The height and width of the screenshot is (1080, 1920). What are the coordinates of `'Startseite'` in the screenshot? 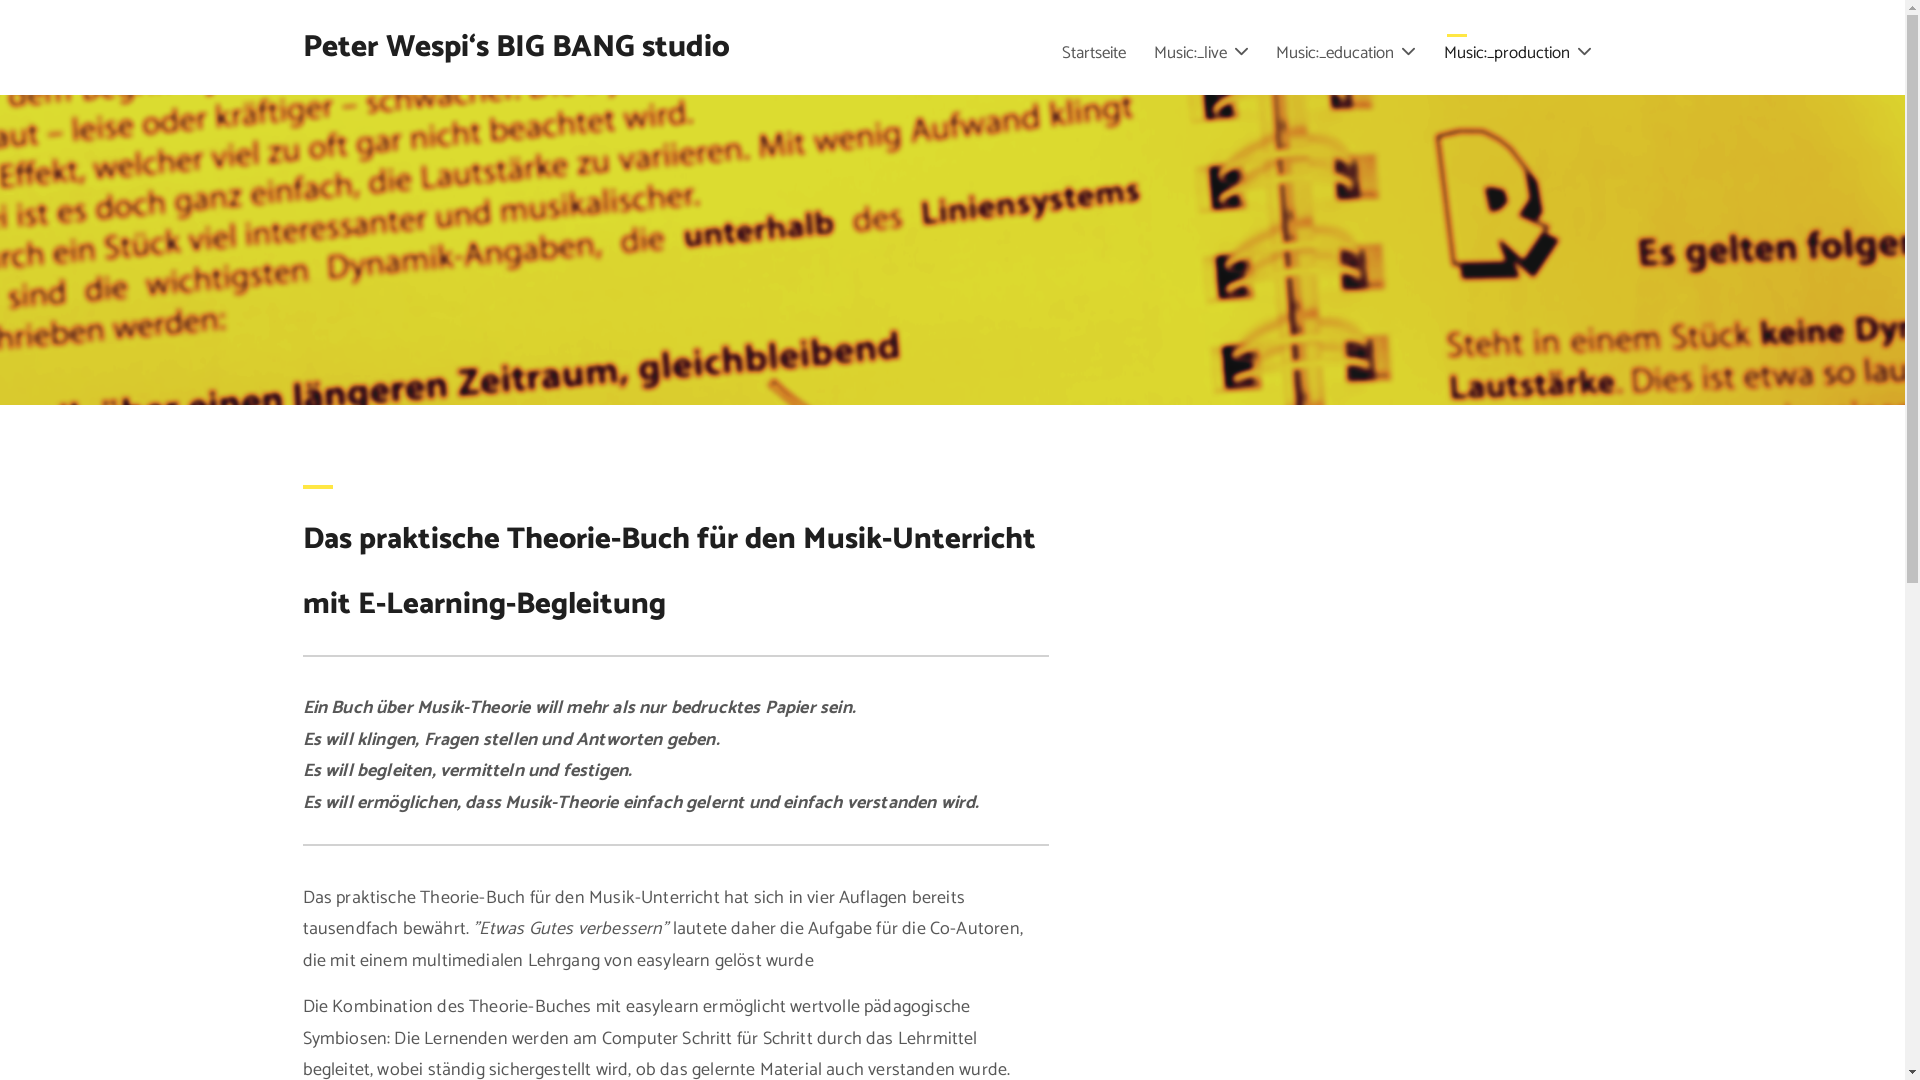 It's located at (1093, 52).